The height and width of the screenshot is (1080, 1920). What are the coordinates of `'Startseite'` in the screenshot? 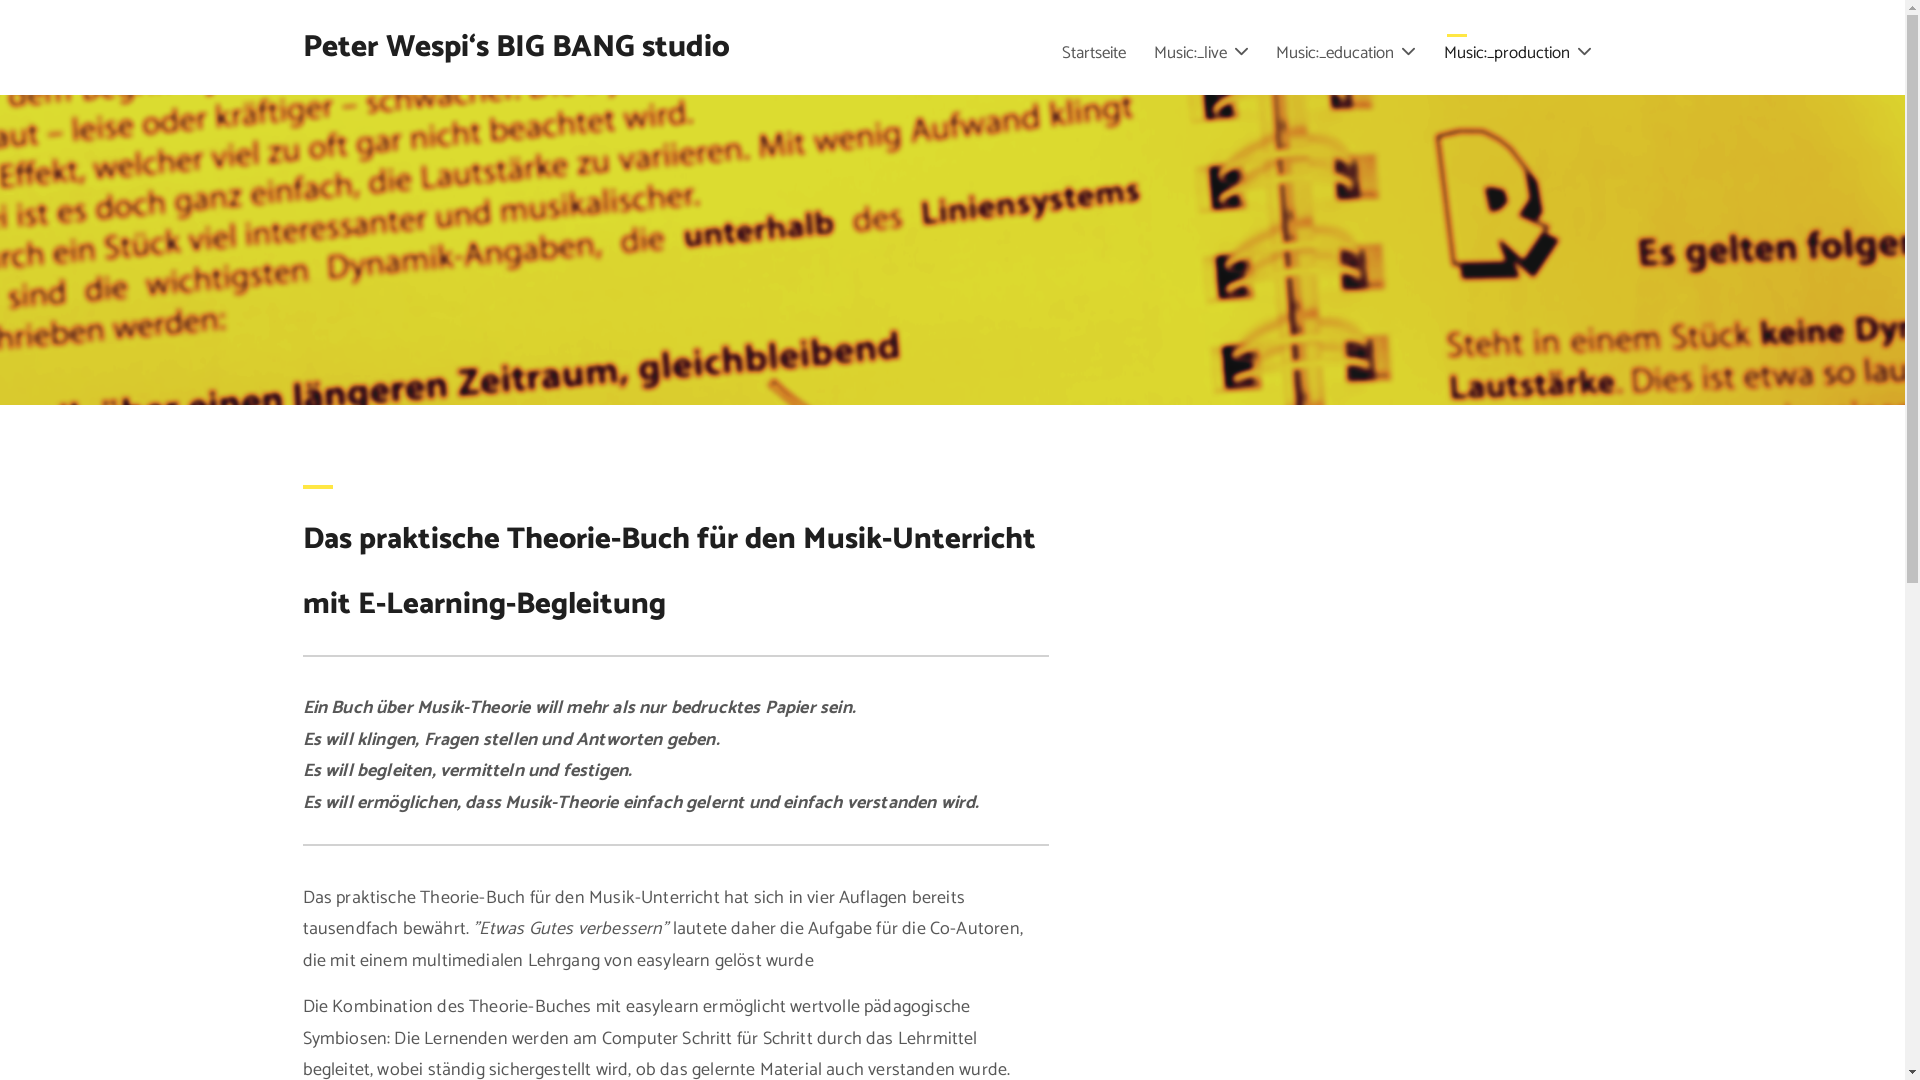 It's located at (1093, 52).